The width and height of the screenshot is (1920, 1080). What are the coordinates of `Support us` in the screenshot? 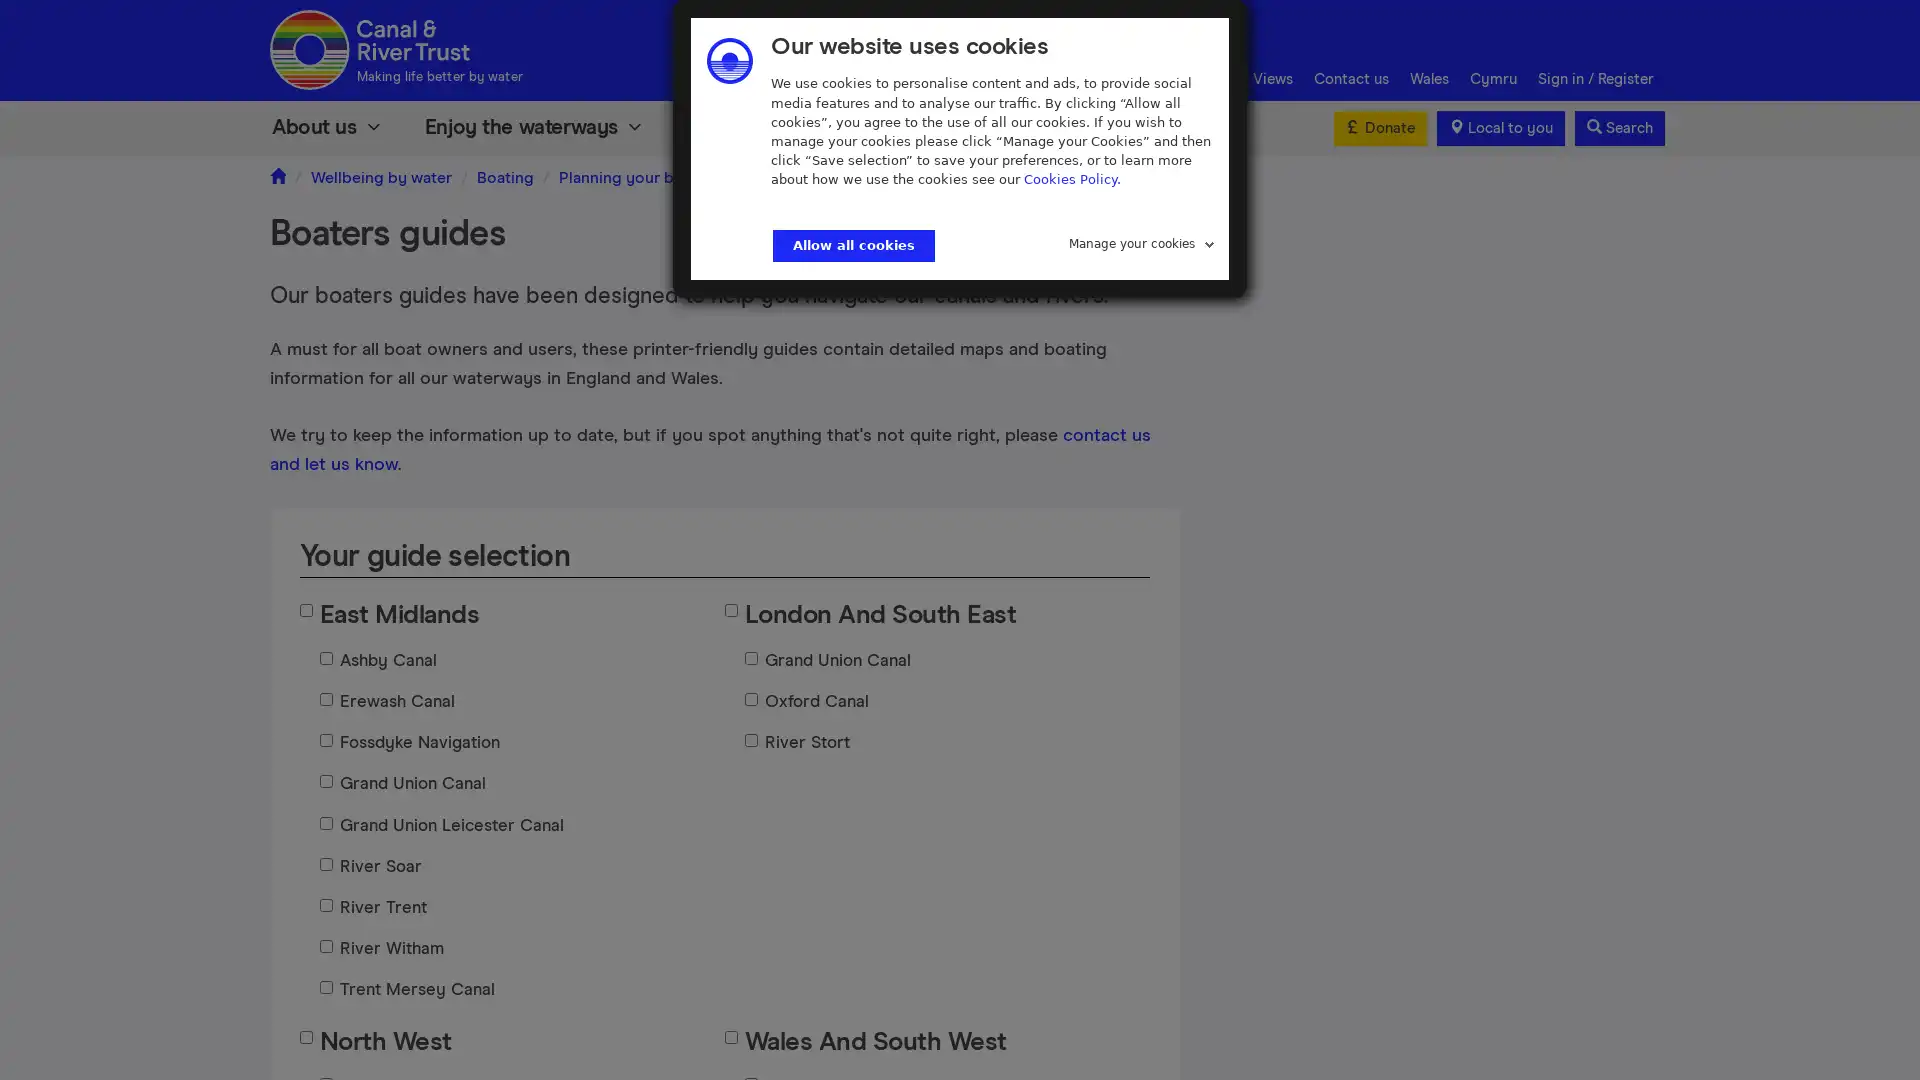 It's located at (911, 127).